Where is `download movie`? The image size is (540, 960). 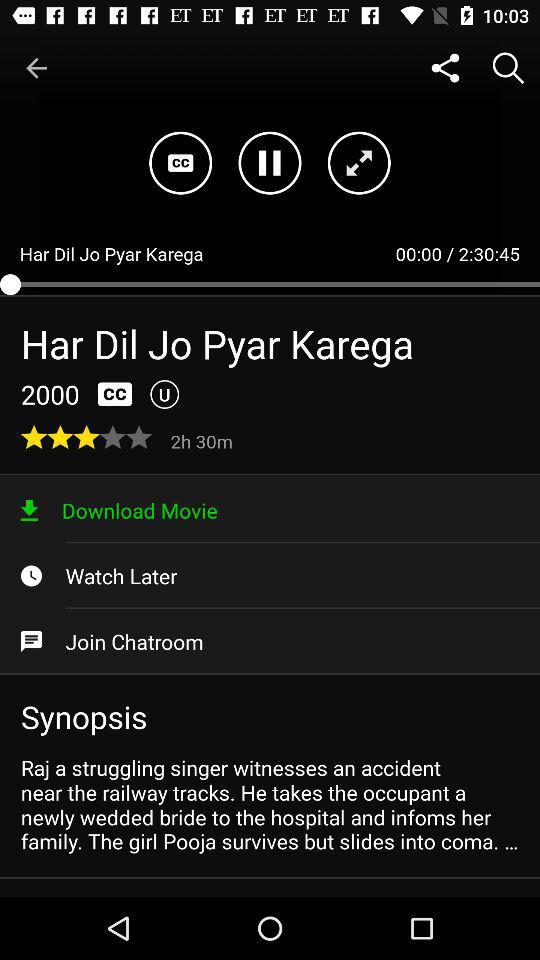 download movie is located at coordinates (270, 509).